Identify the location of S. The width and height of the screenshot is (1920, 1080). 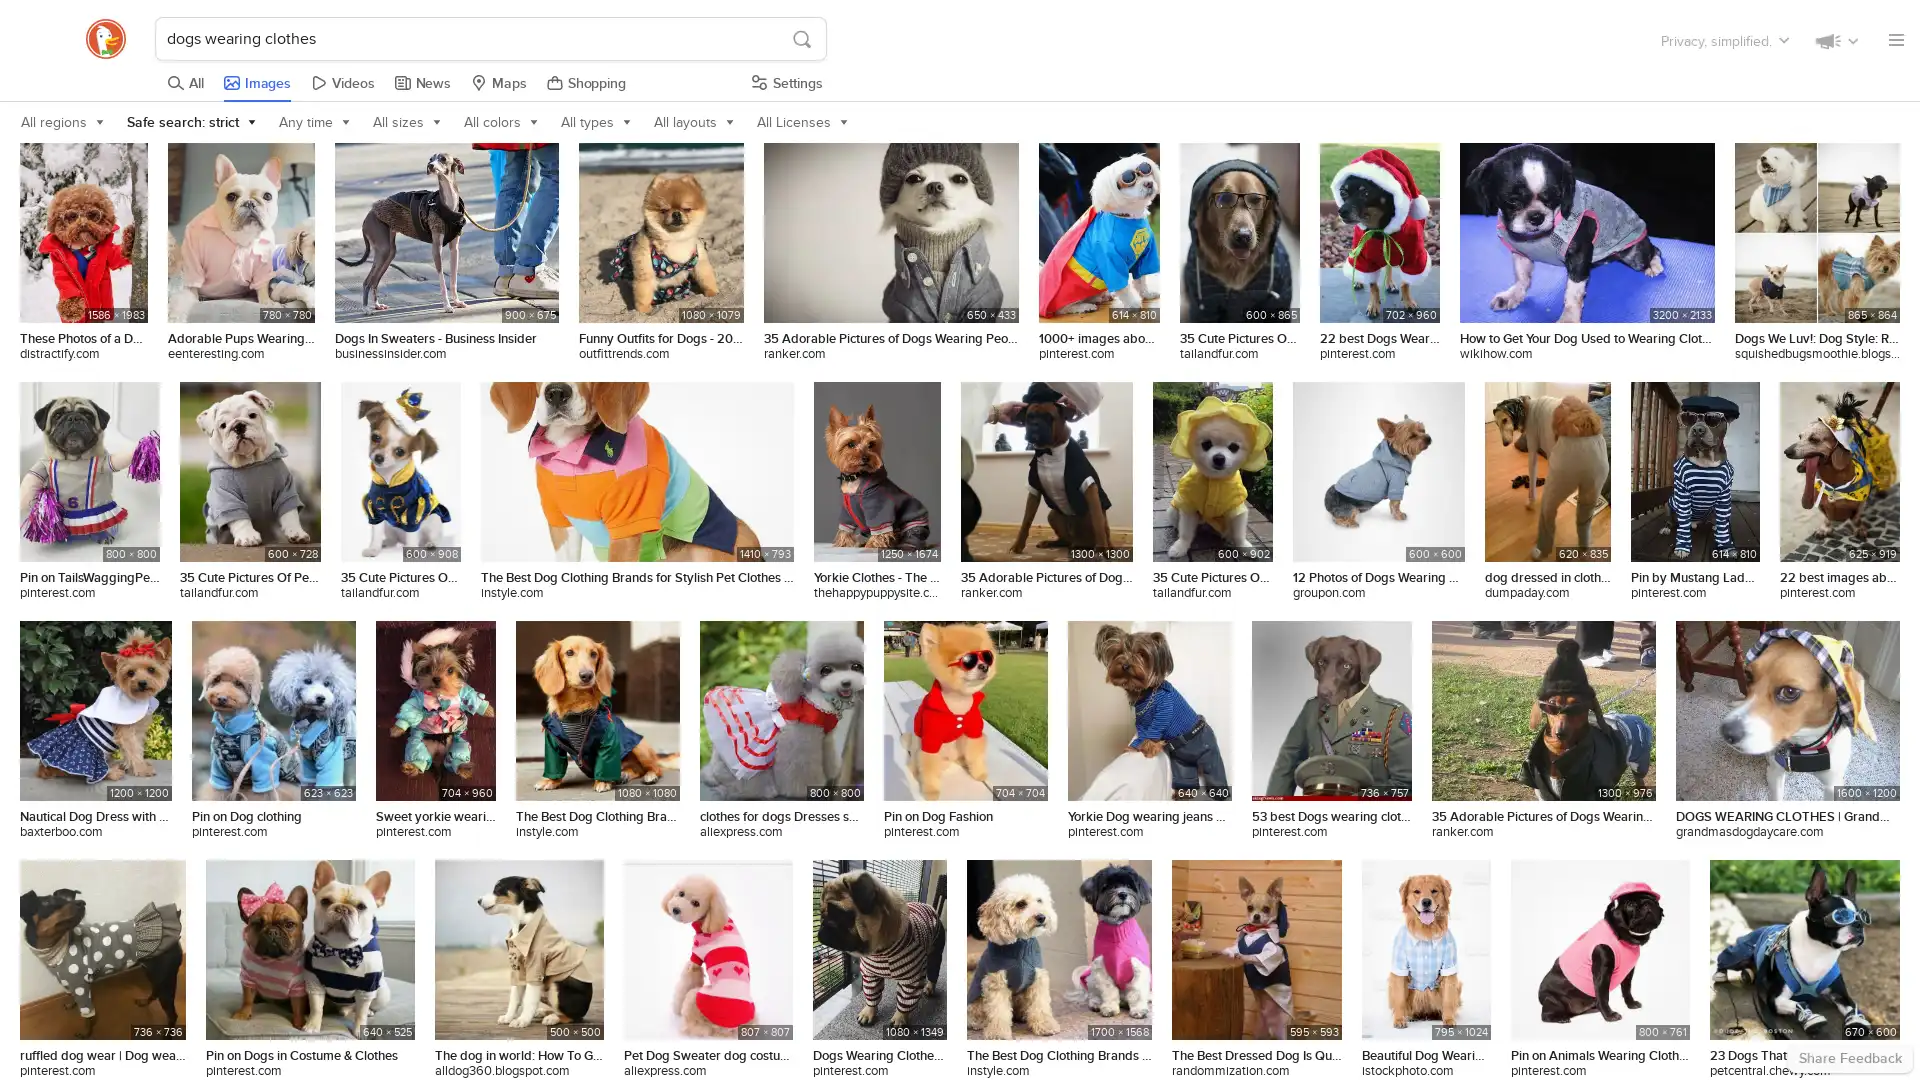
(801, 38).